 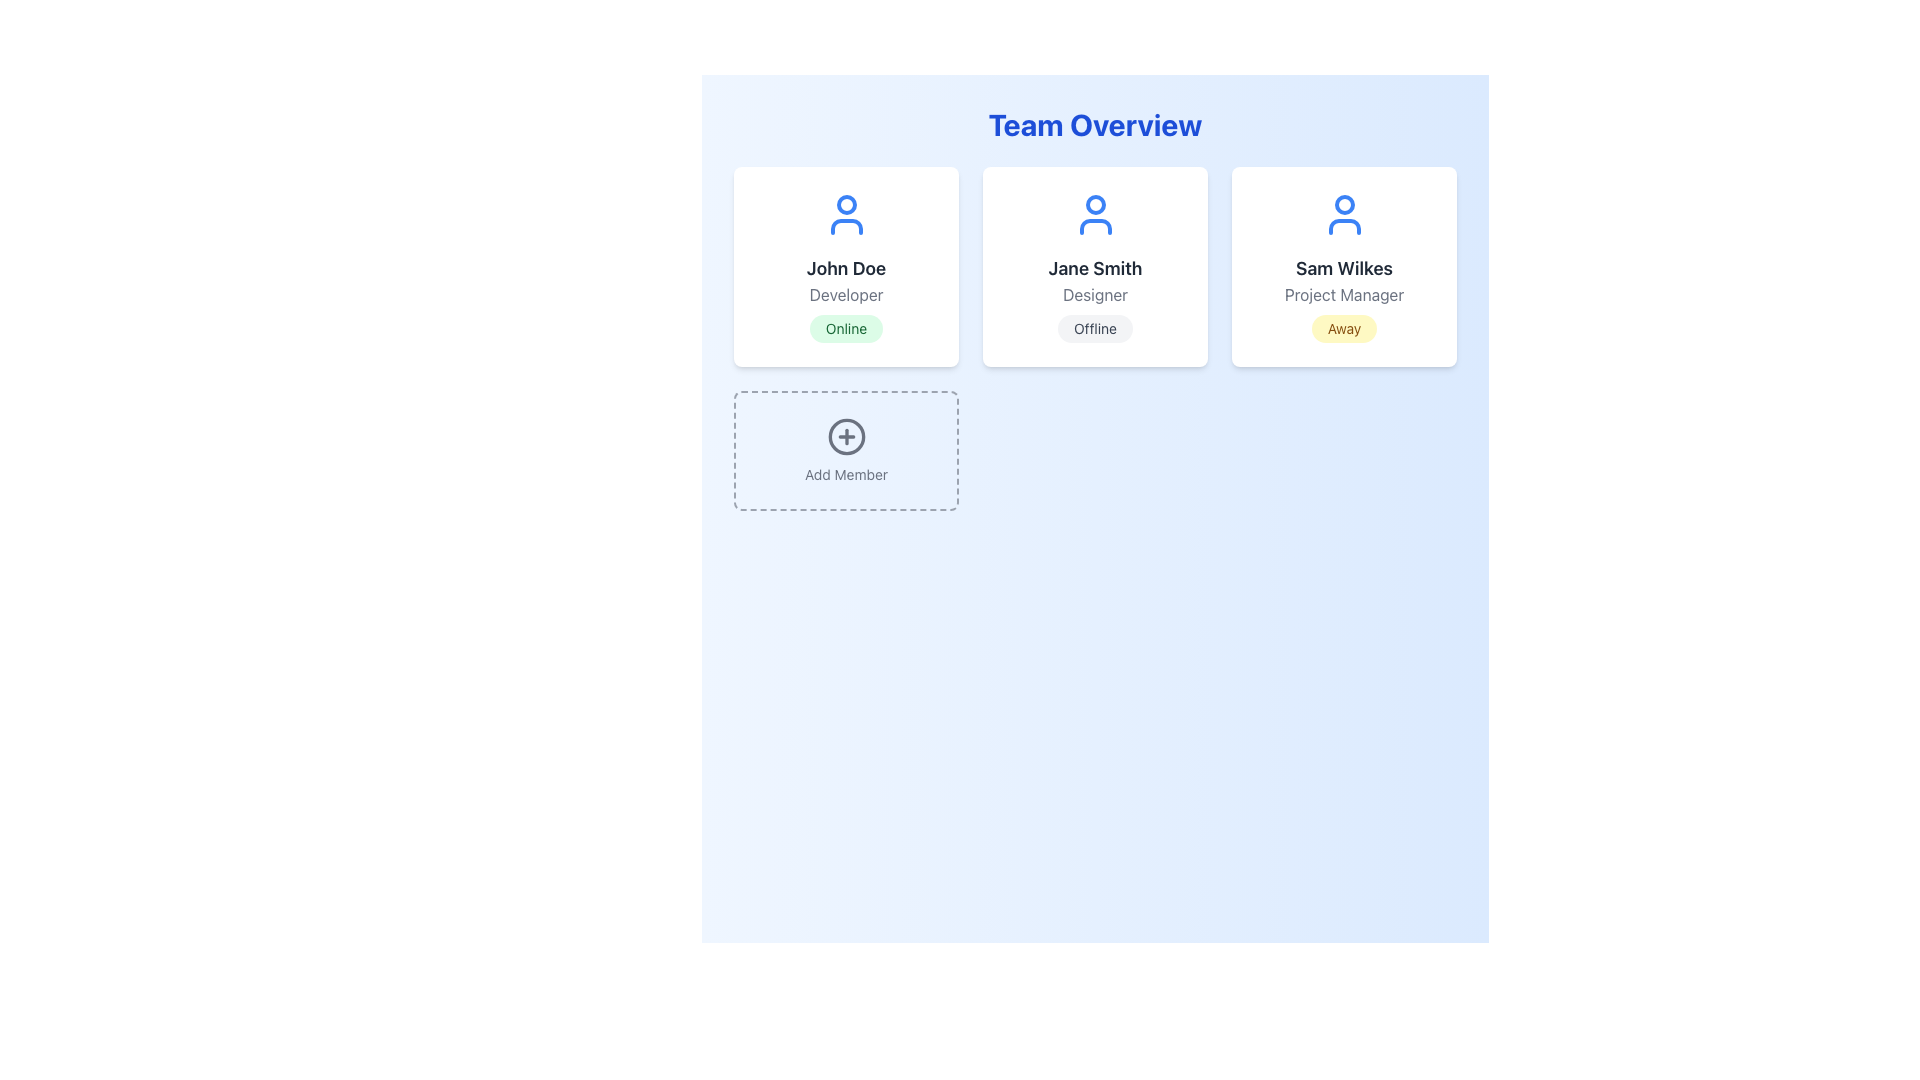 What do you see at coordinates (1094, 124) in the screenshot?
I see `the prominently styled header text reading 'Team Overview', which is displayed in a large bold blue font and is centered at the top of the interface` at bounding box center [1094, 124].